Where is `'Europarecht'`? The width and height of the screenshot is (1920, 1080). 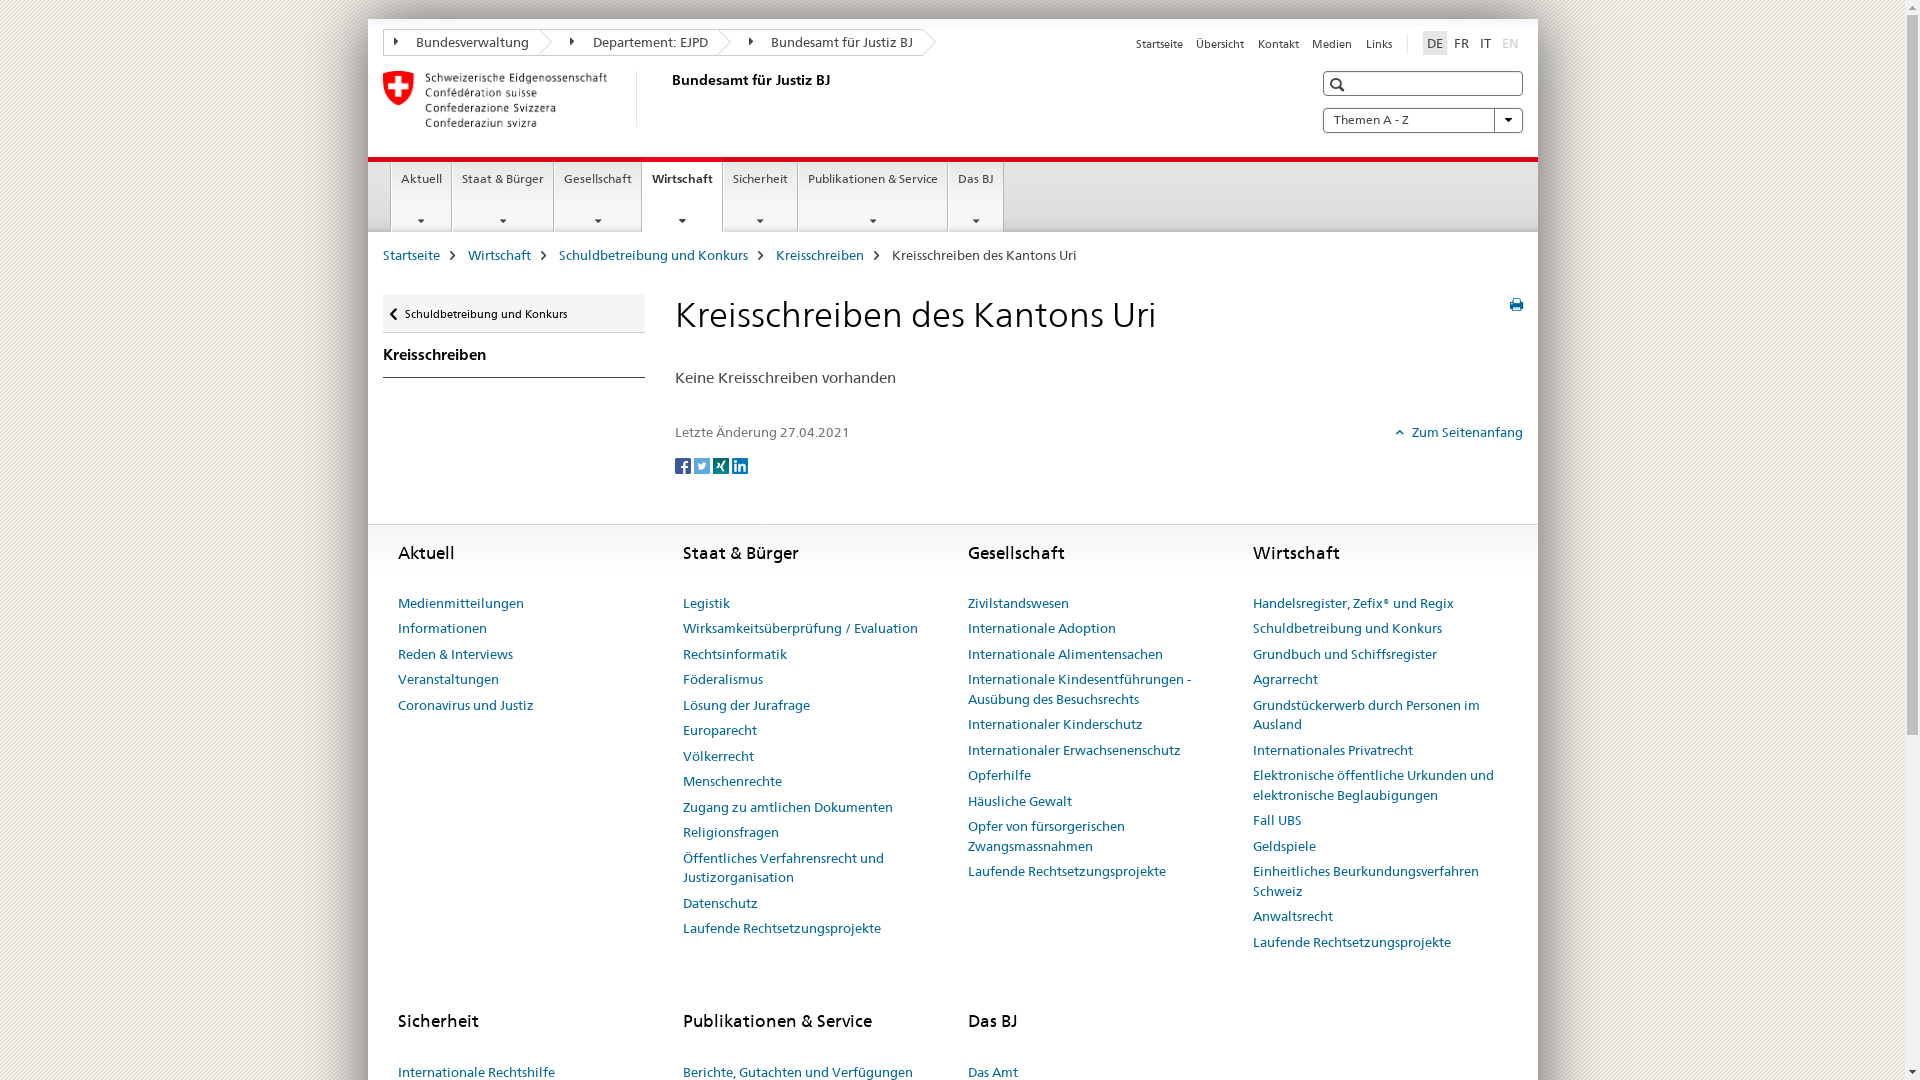
'Europarecht' is located at coordinates (719, 731).